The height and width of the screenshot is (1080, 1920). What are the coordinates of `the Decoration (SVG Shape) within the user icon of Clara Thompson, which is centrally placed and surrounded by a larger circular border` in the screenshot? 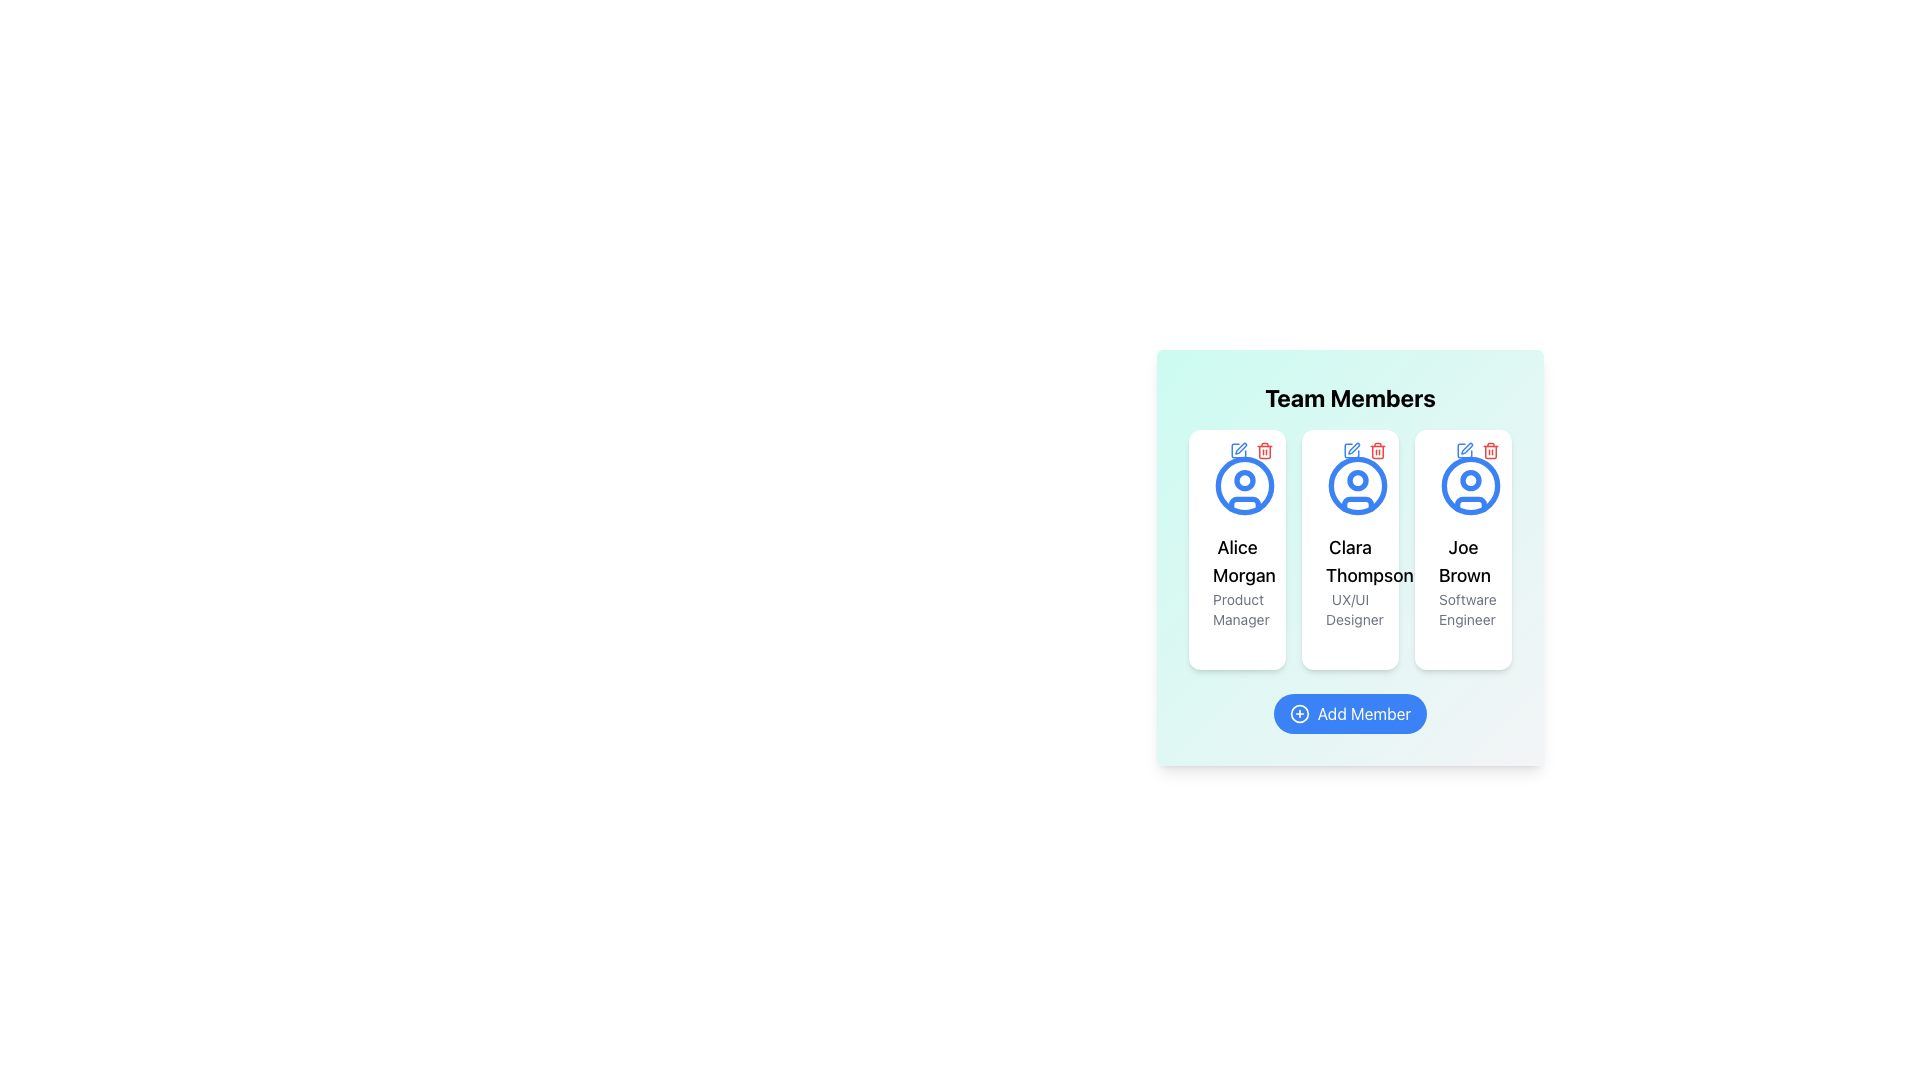 It's located at (1358, 479).